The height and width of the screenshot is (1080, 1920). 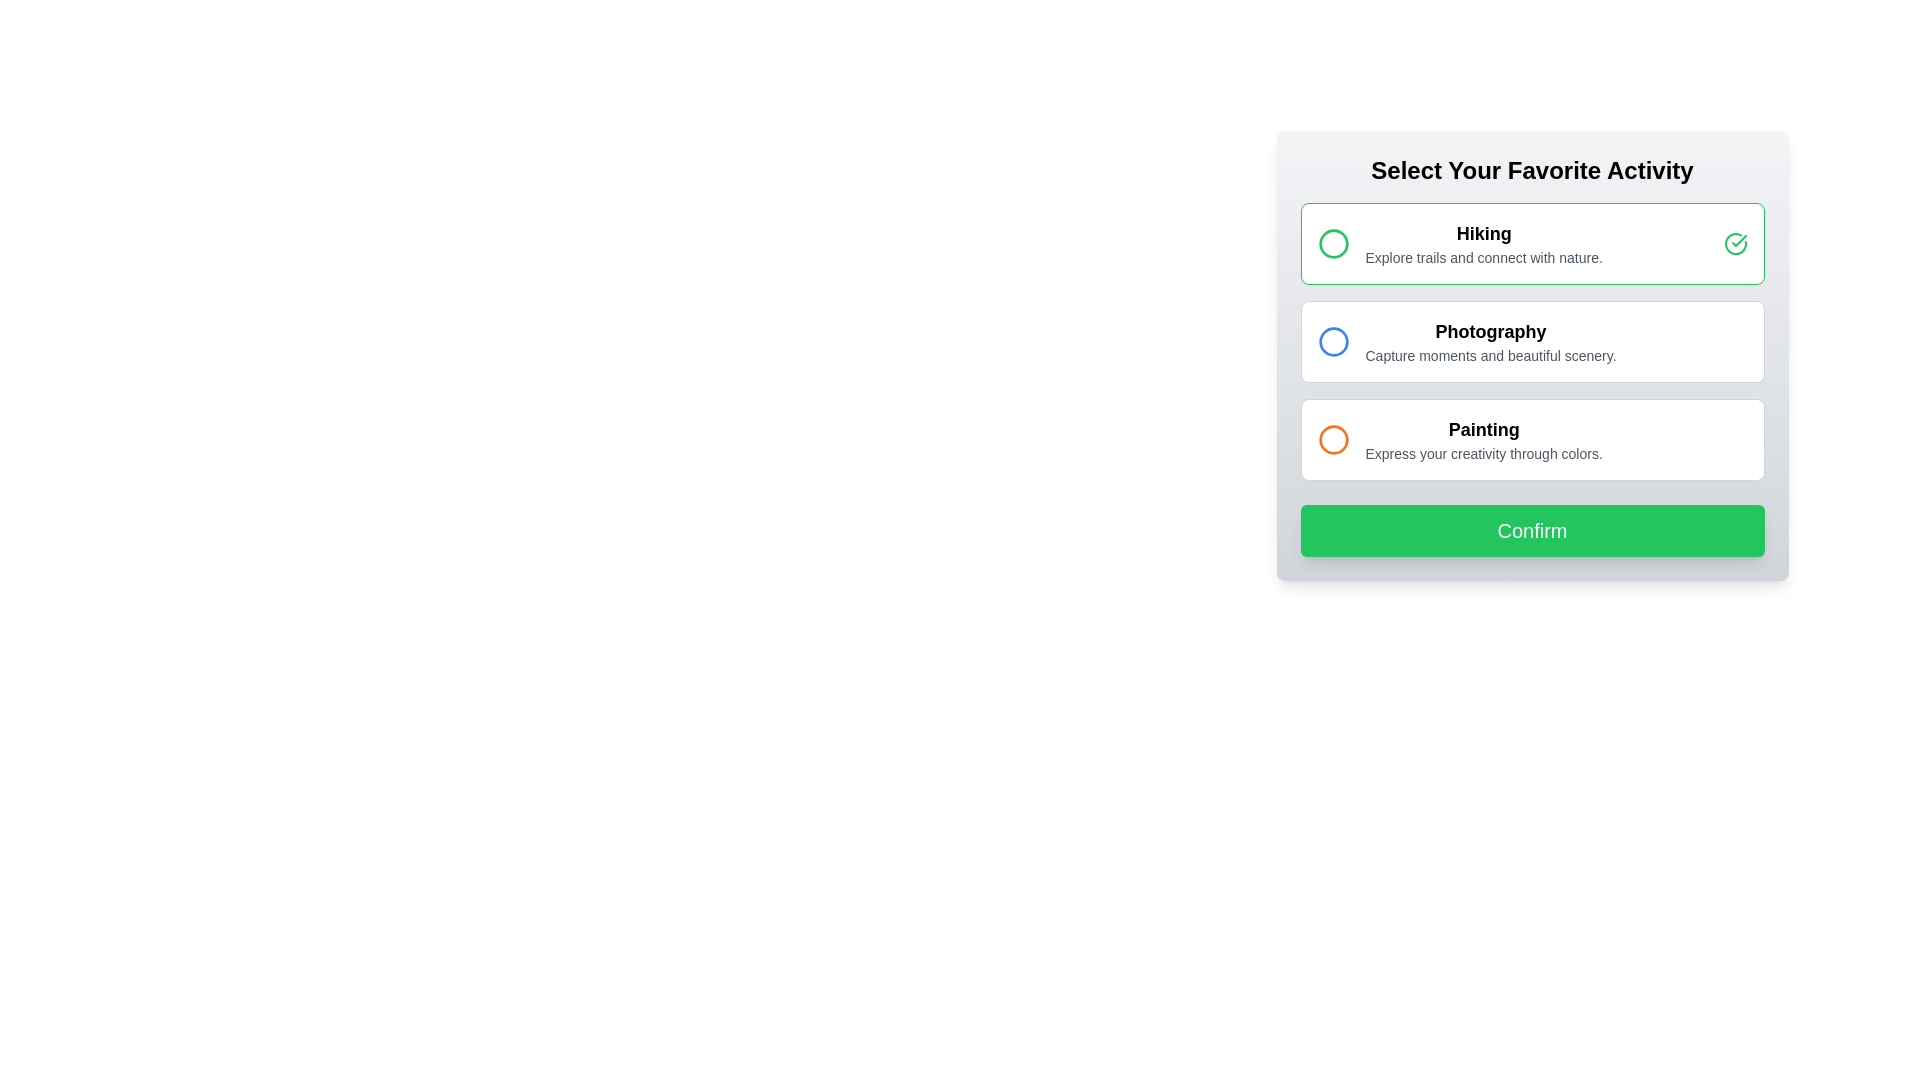 I want to click on the confirmation button located below the selectable activity options, so click(x=1531, y=530).